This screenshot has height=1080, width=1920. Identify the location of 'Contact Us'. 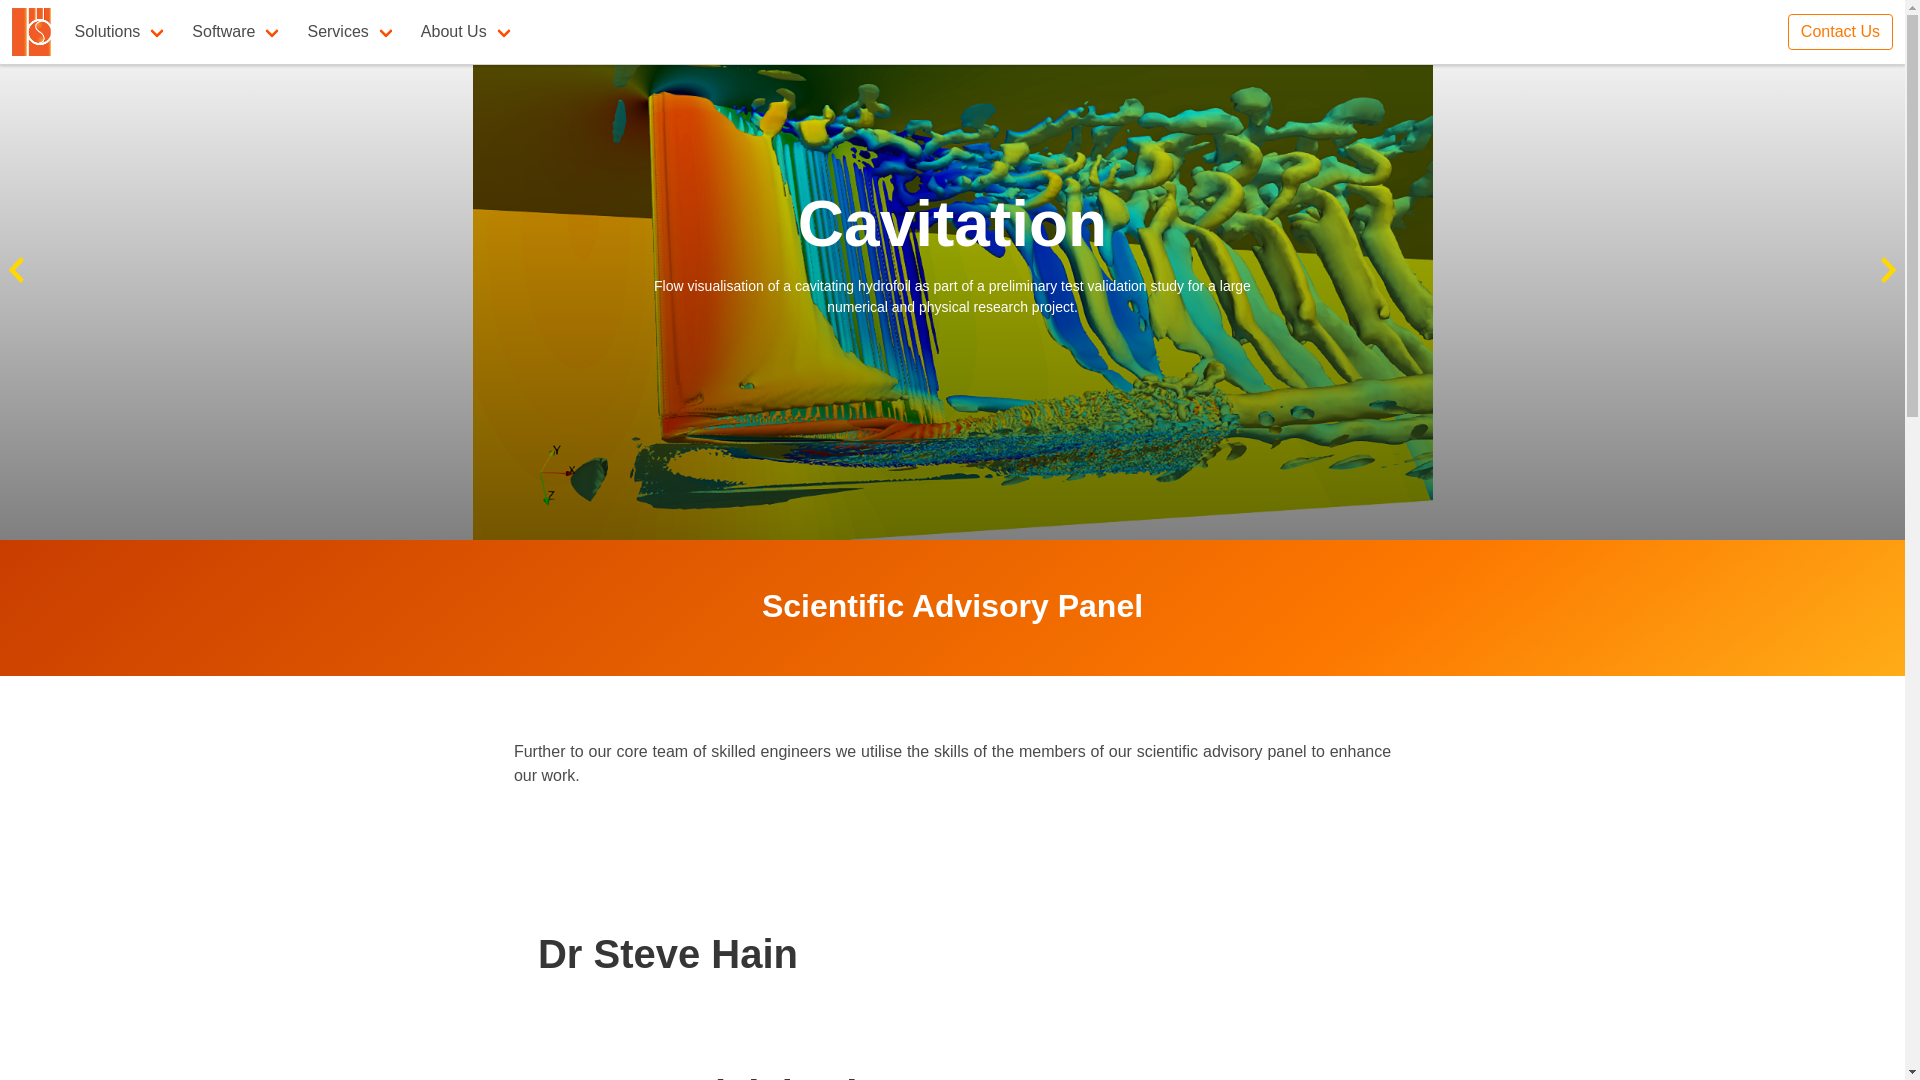
(1840, 31).